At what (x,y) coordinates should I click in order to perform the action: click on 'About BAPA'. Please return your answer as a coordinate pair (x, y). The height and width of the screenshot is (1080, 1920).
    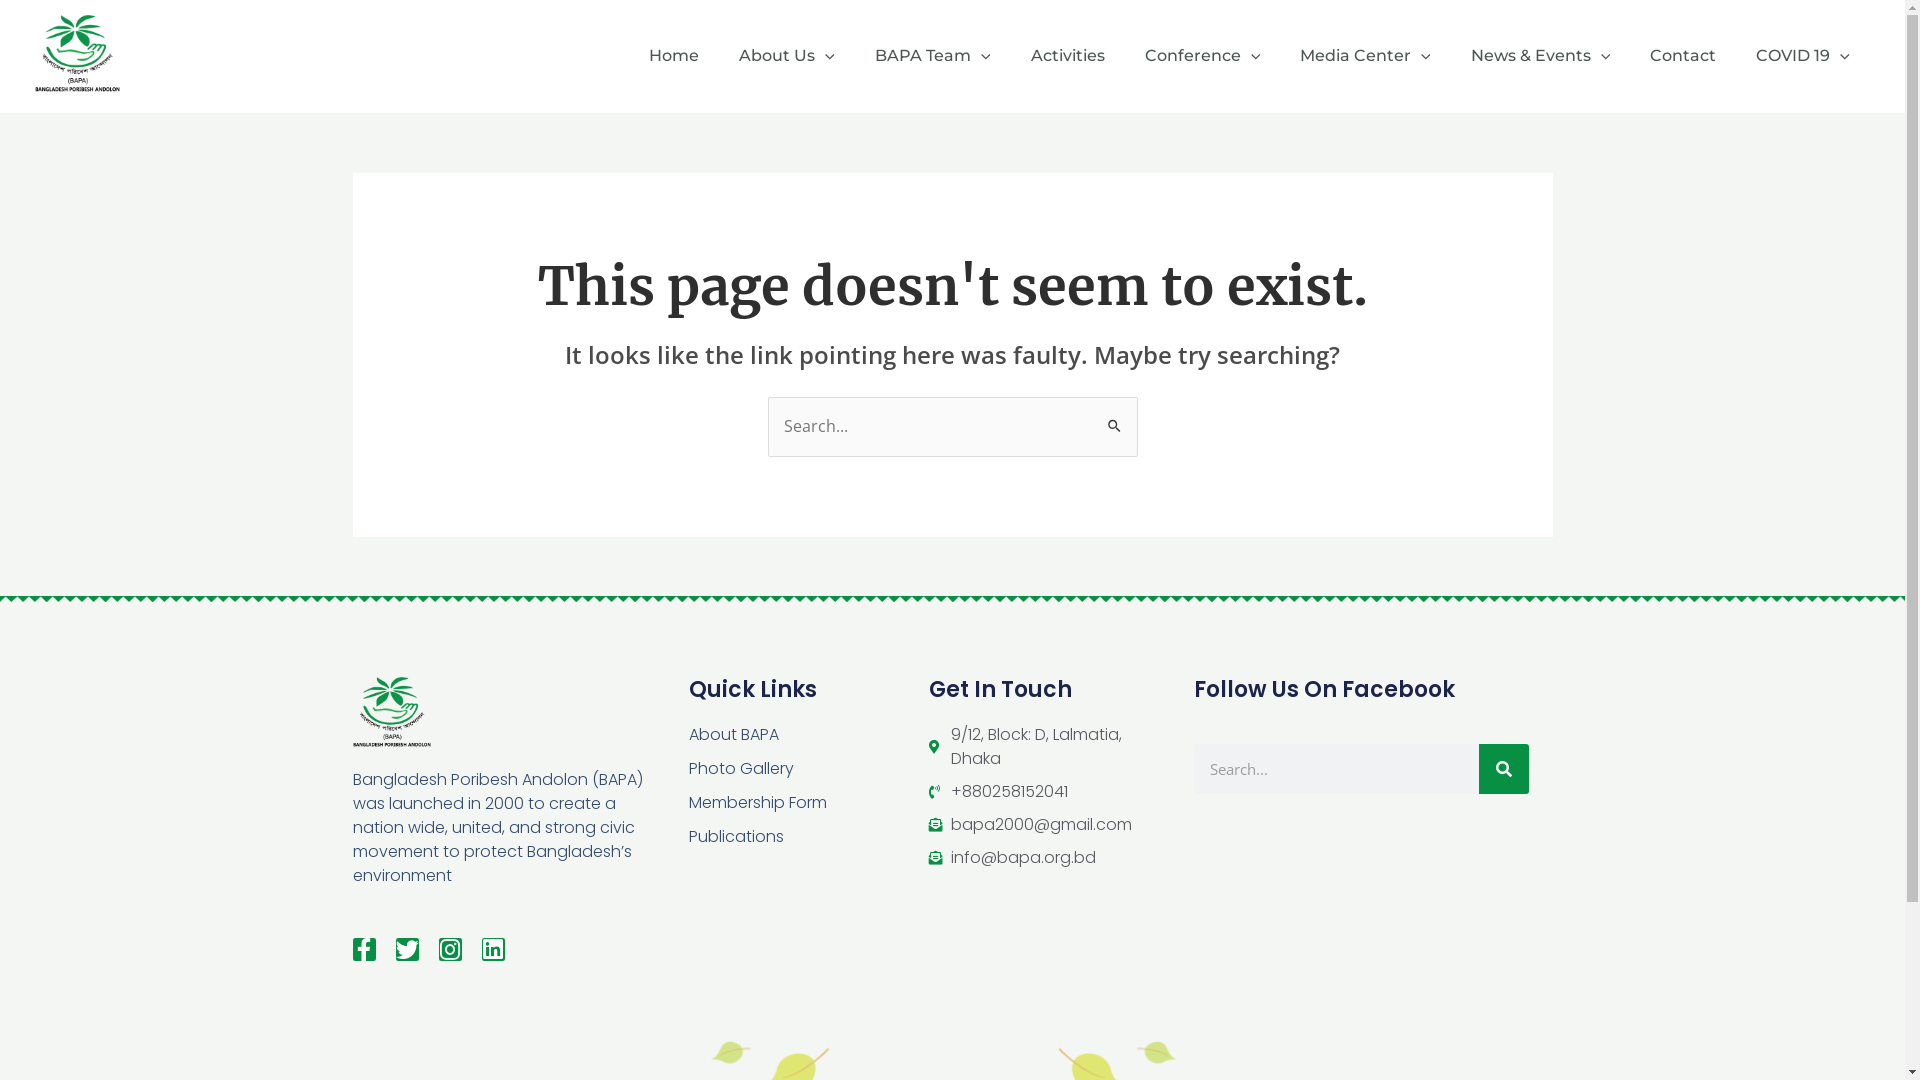
    Looking at the image, I should click on (807, 735).